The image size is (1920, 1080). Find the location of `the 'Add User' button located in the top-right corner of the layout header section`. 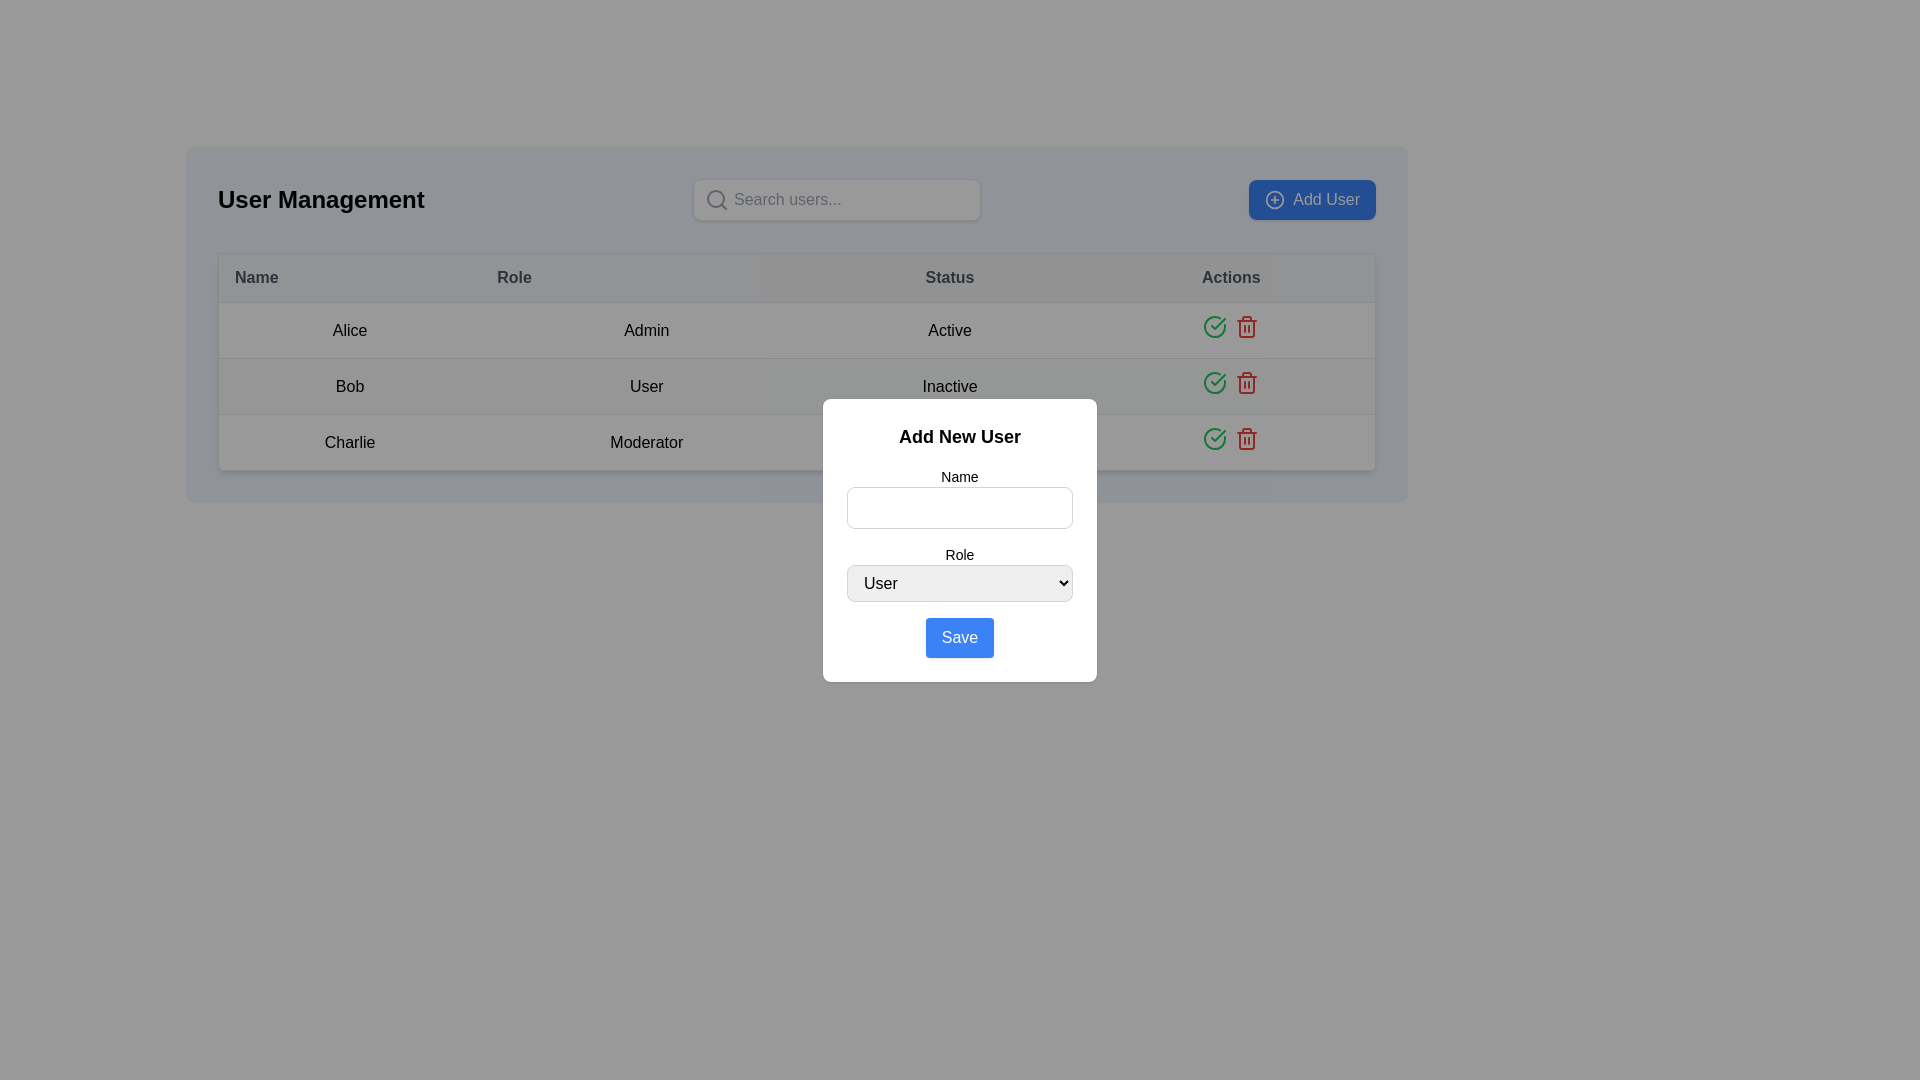

the 'Add User' button located in the top-right corner of the layout header section is located at coordinates (1312, 200).